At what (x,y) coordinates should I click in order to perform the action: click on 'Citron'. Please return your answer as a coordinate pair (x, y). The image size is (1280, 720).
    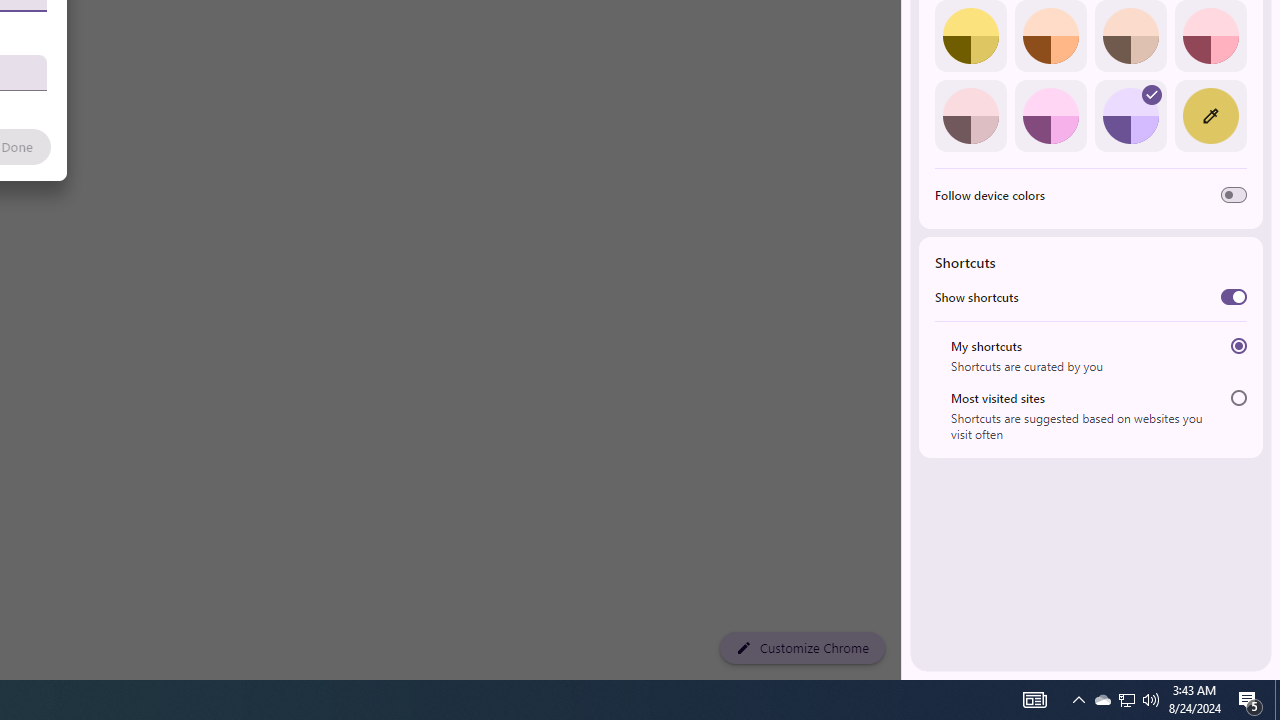
    Looking at the image, I should click on (970, 36).